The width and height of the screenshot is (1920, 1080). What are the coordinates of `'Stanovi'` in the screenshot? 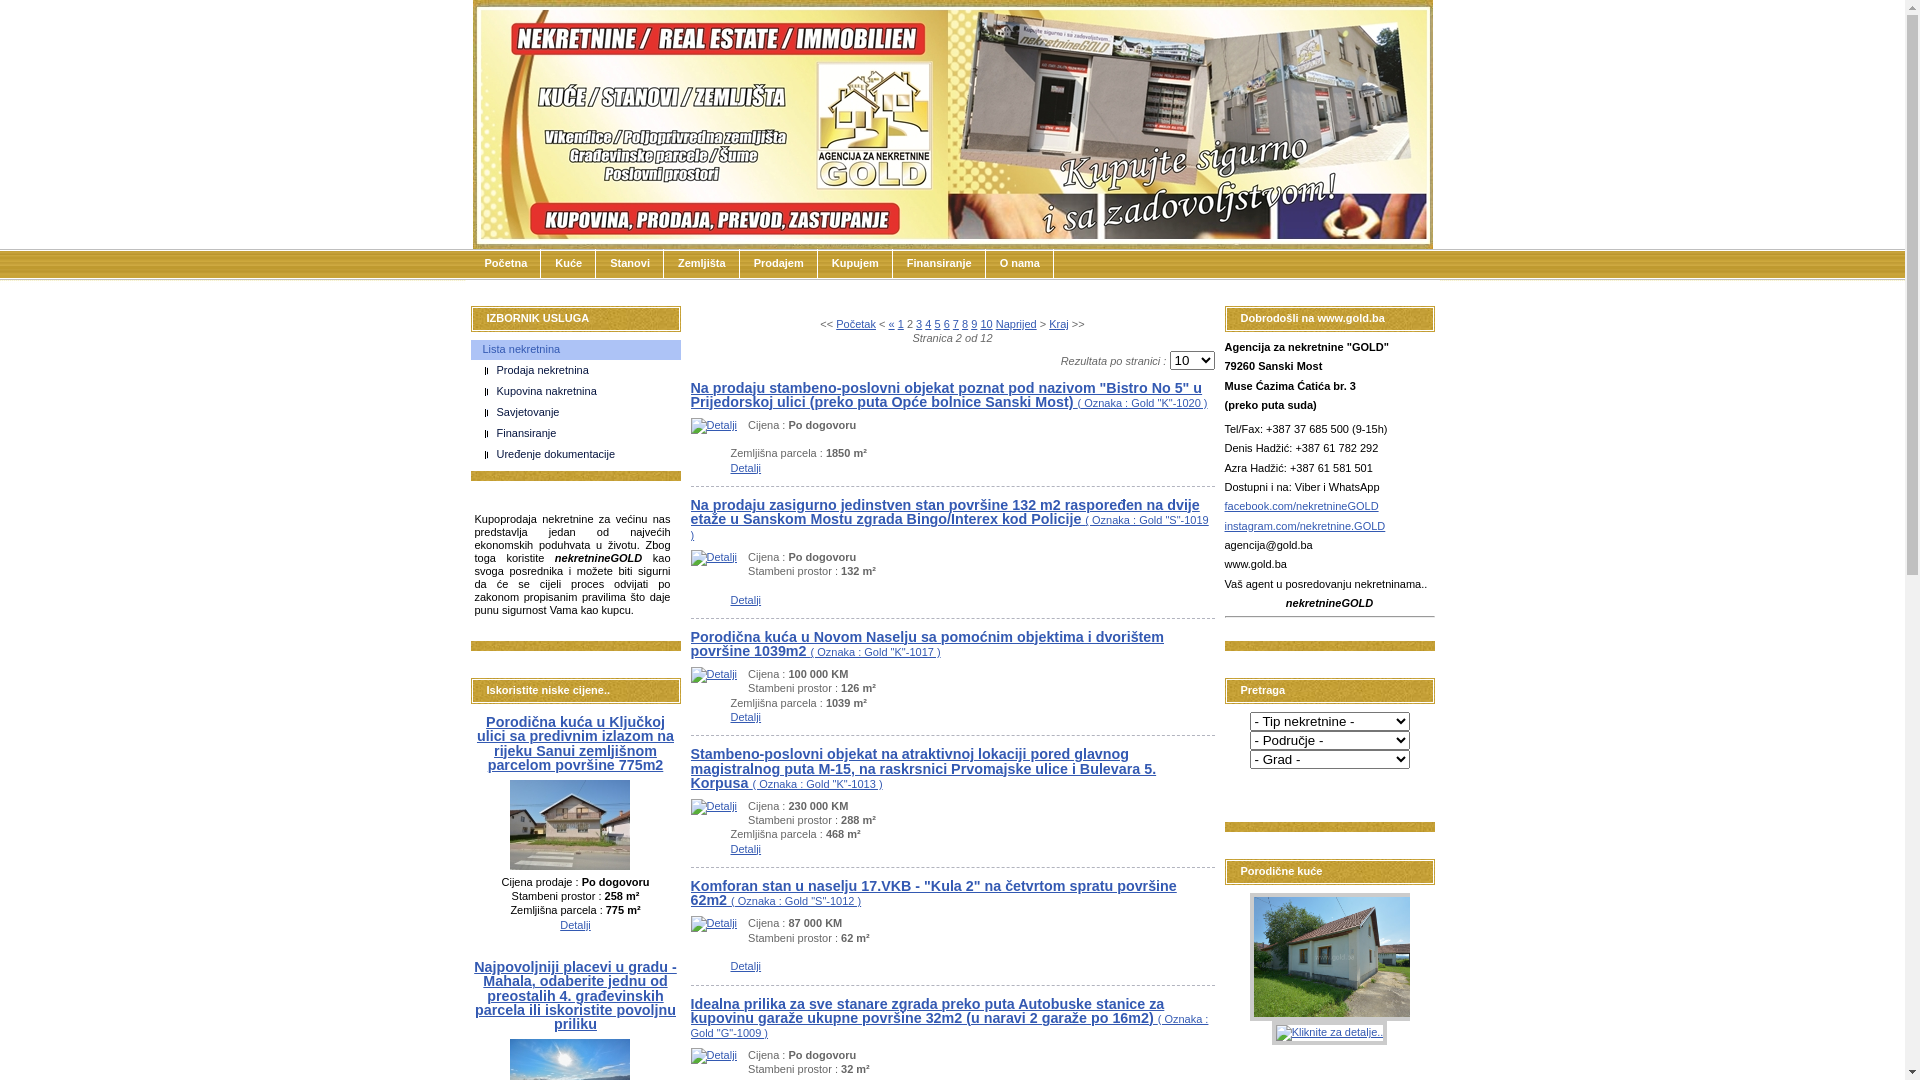 It's located at (628, 262).